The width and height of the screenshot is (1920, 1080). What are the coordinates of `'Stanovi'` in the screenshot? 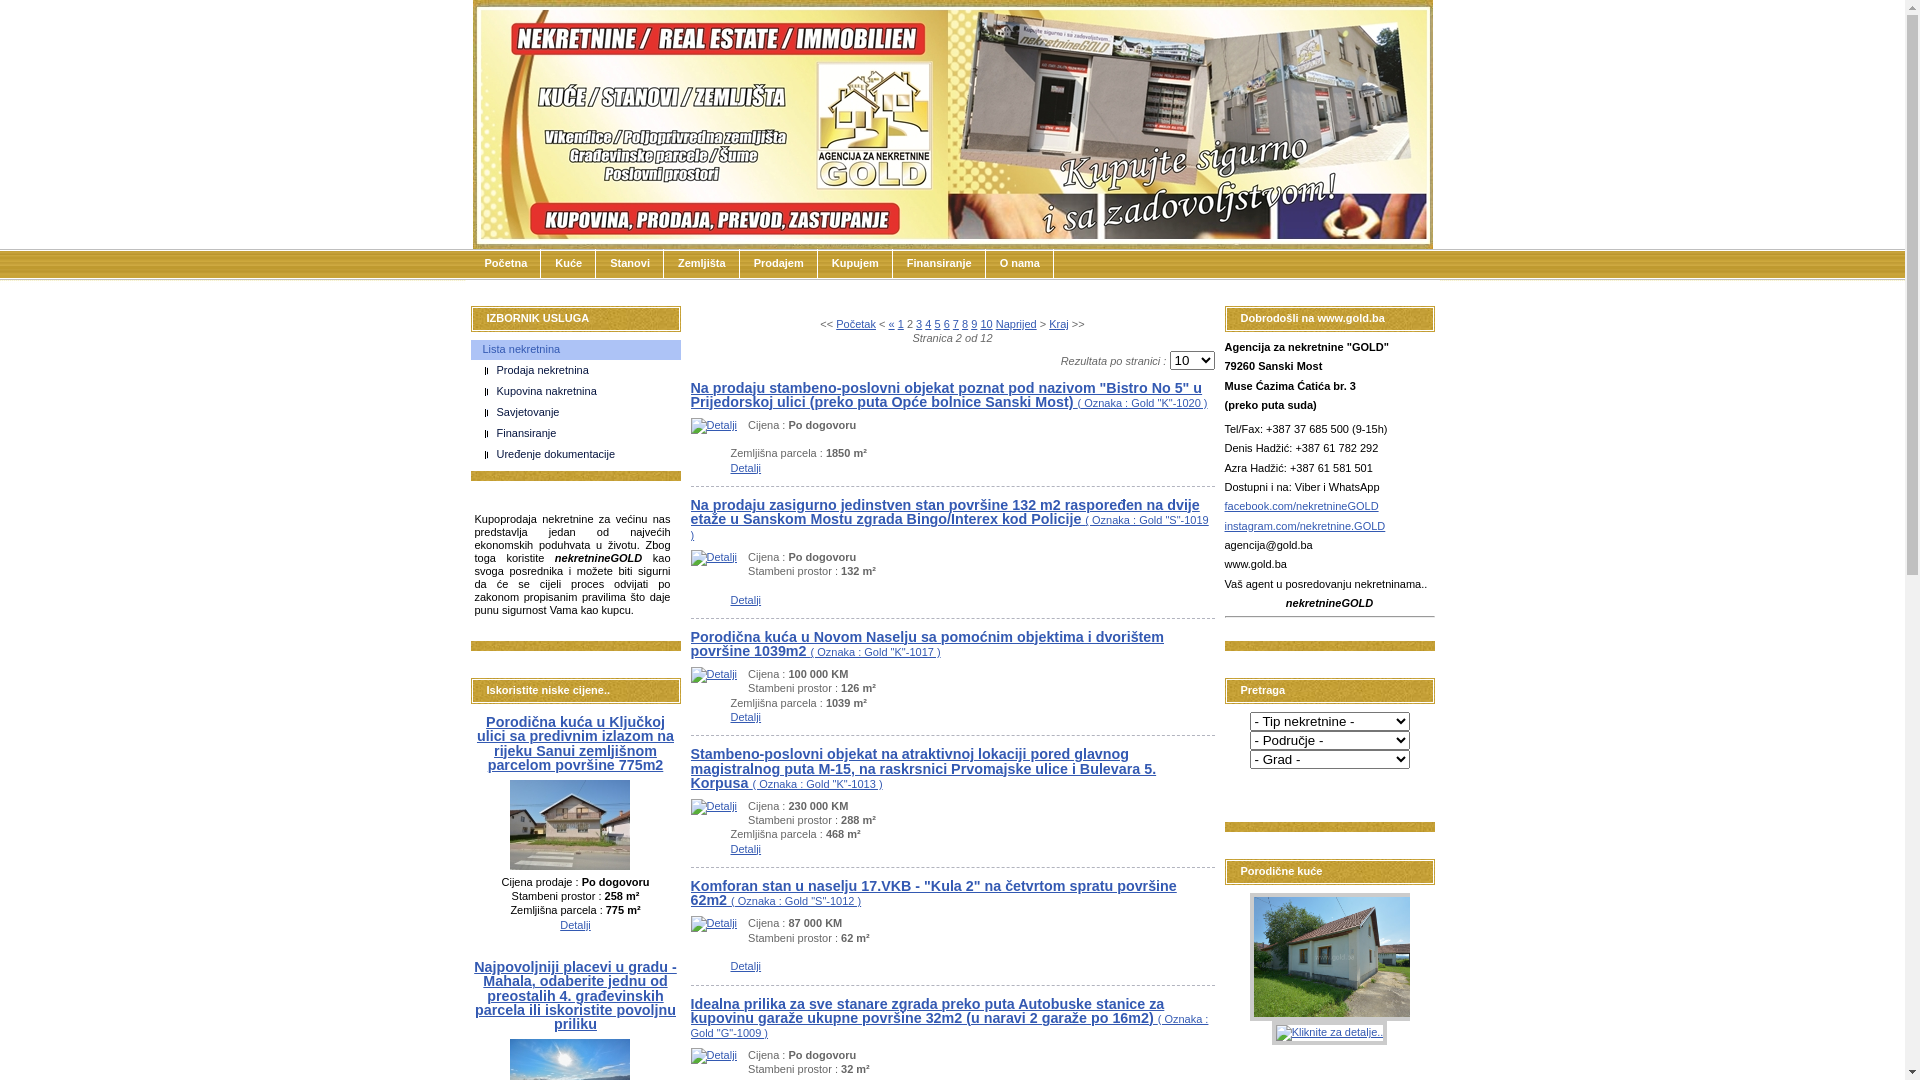 It's located at (628, 262).